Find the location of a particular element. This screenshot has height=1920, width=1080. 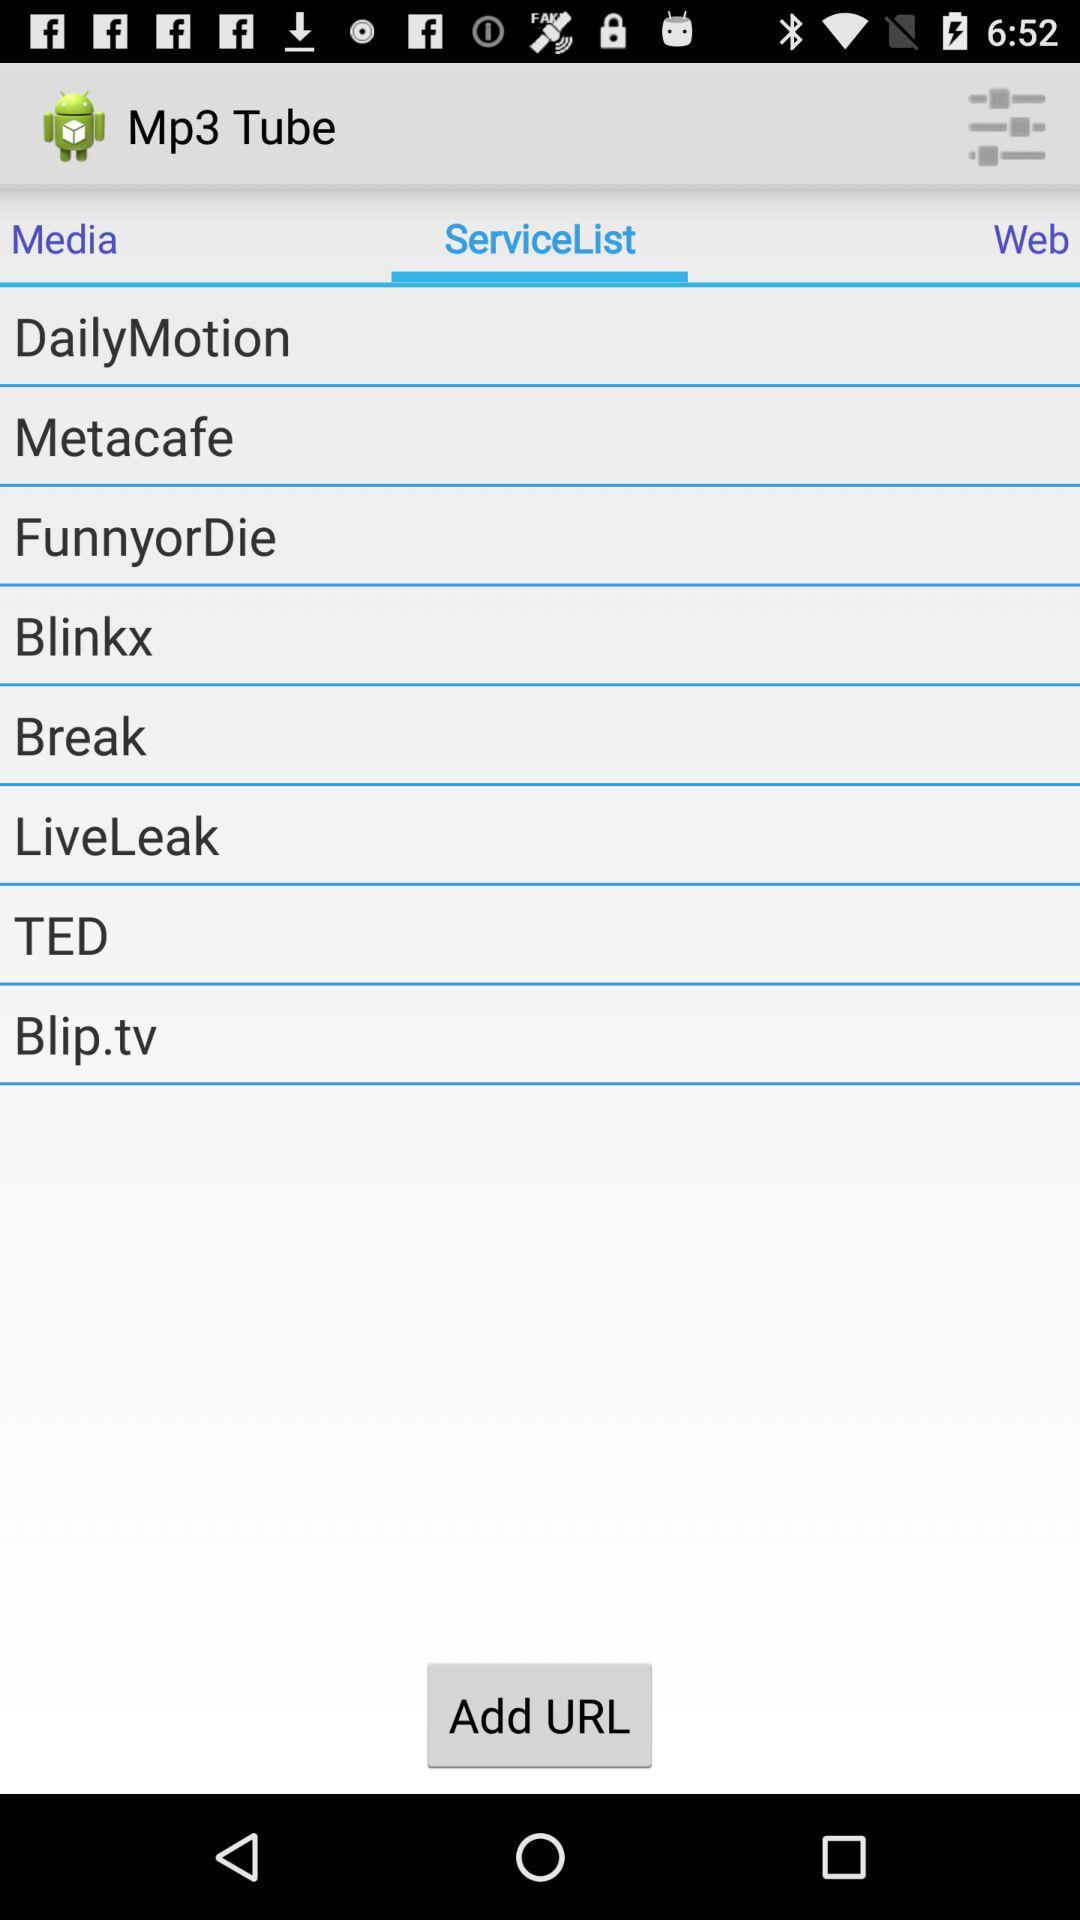

the item above ted item is located at coordinates (546, 834).